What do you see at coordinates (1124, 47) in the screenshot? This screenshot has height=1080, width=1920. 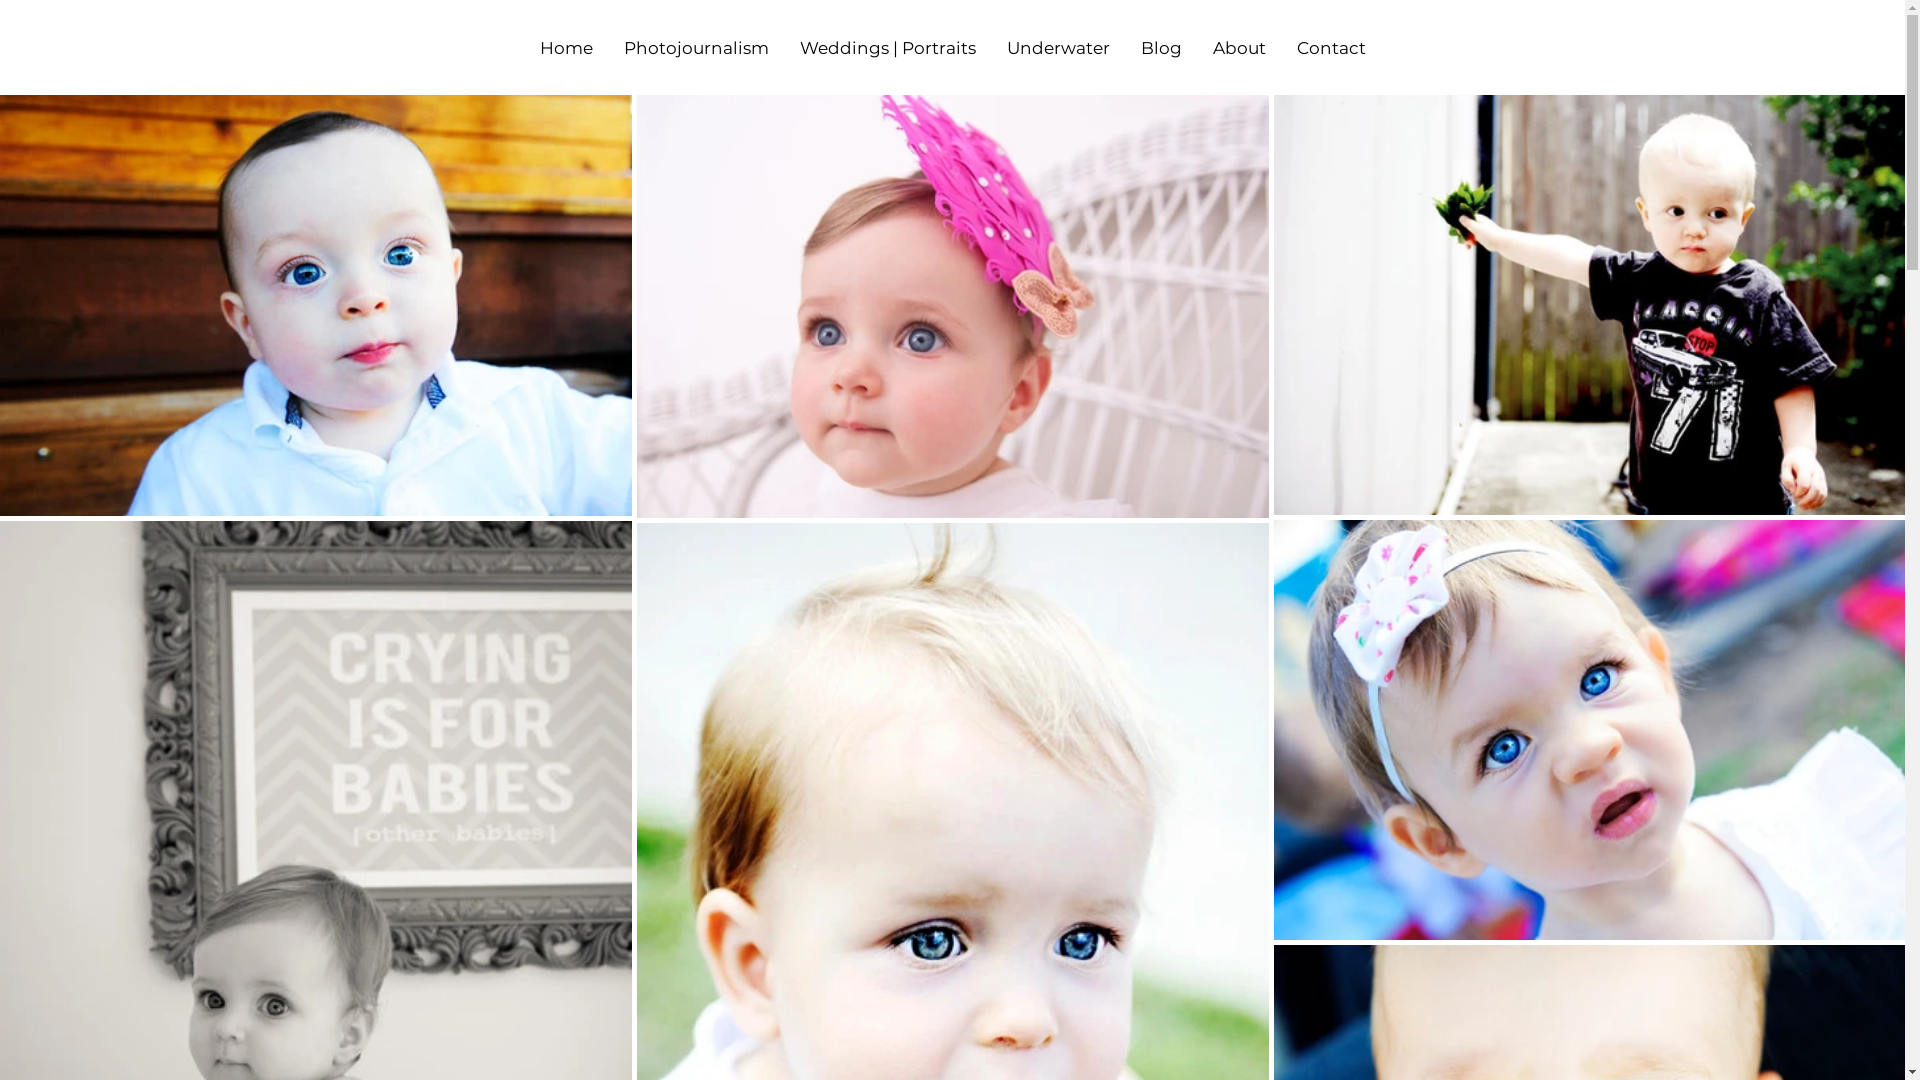 I see `'Blog'` at bounding box center [1124, 47].